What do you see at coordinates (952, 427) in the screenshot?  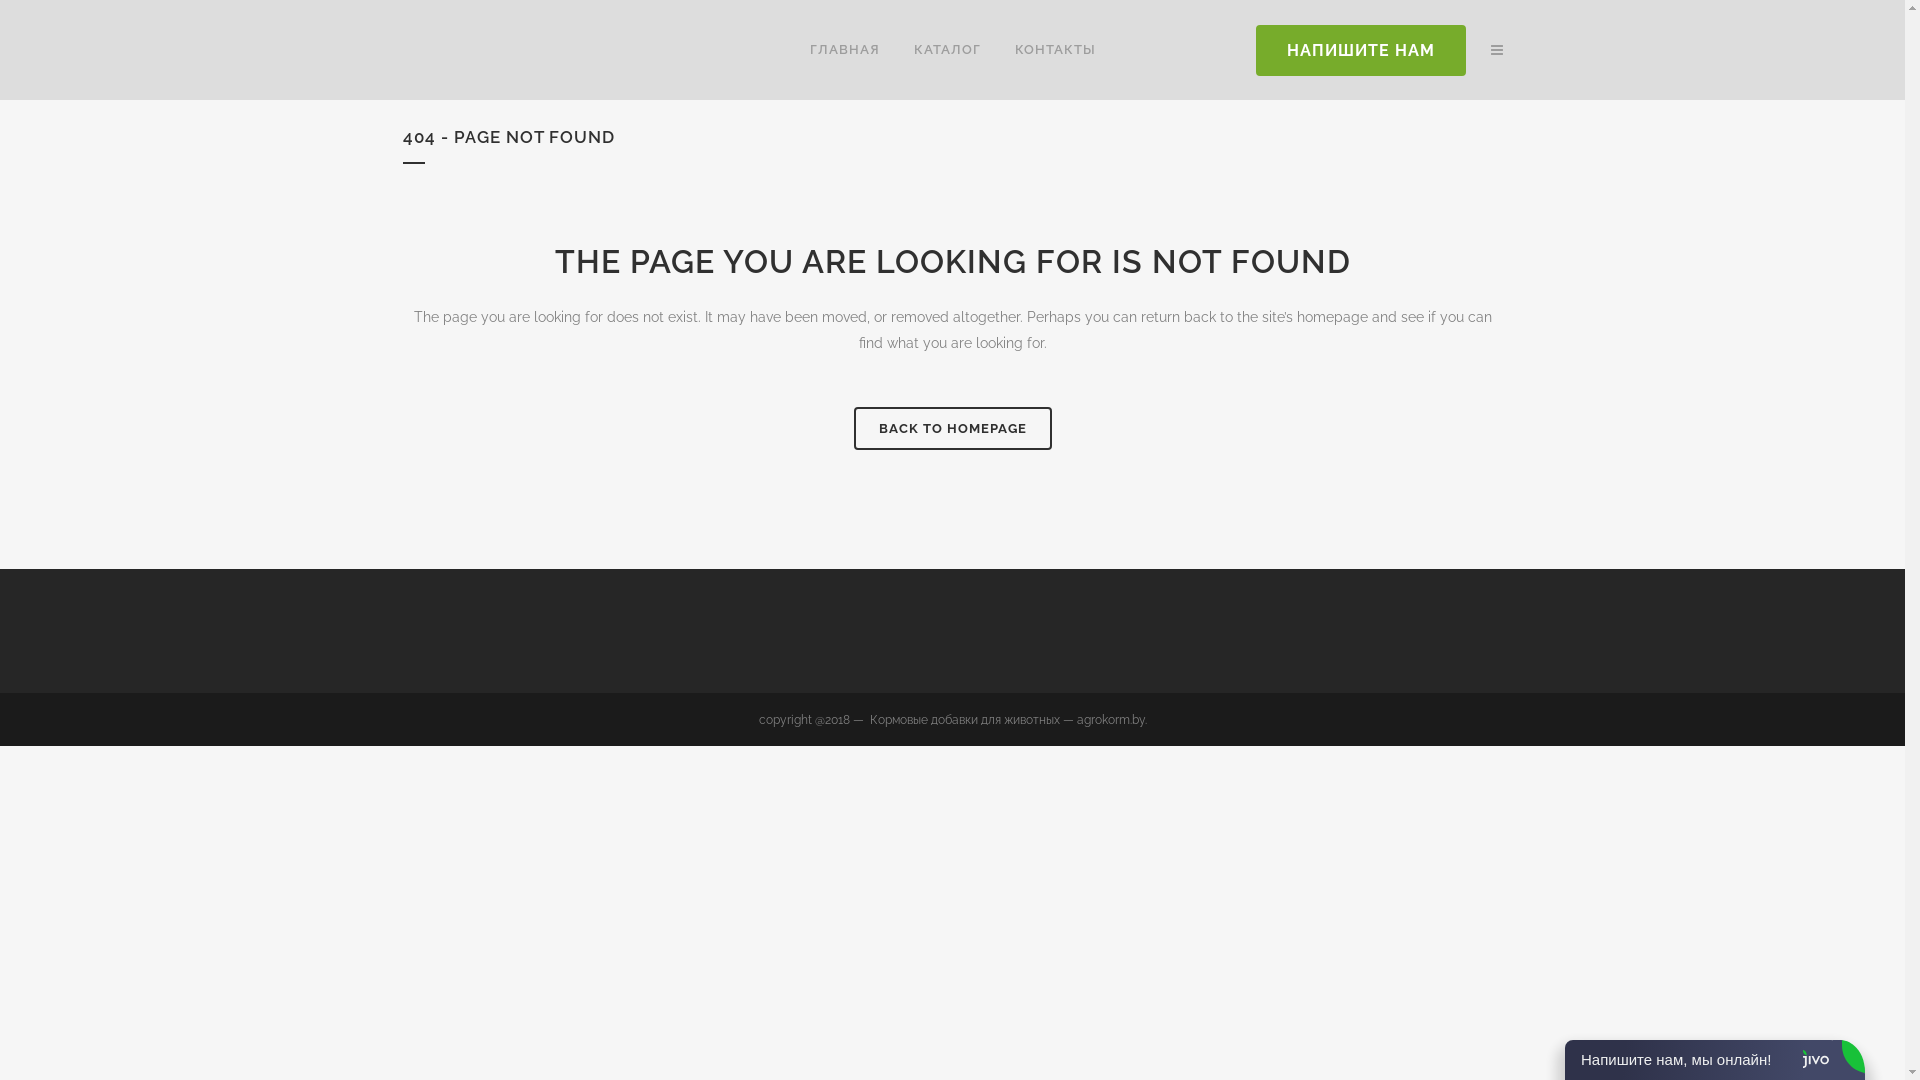 I see `'BACK TO HOMEPAGE'` at bounding box center [952, 427].